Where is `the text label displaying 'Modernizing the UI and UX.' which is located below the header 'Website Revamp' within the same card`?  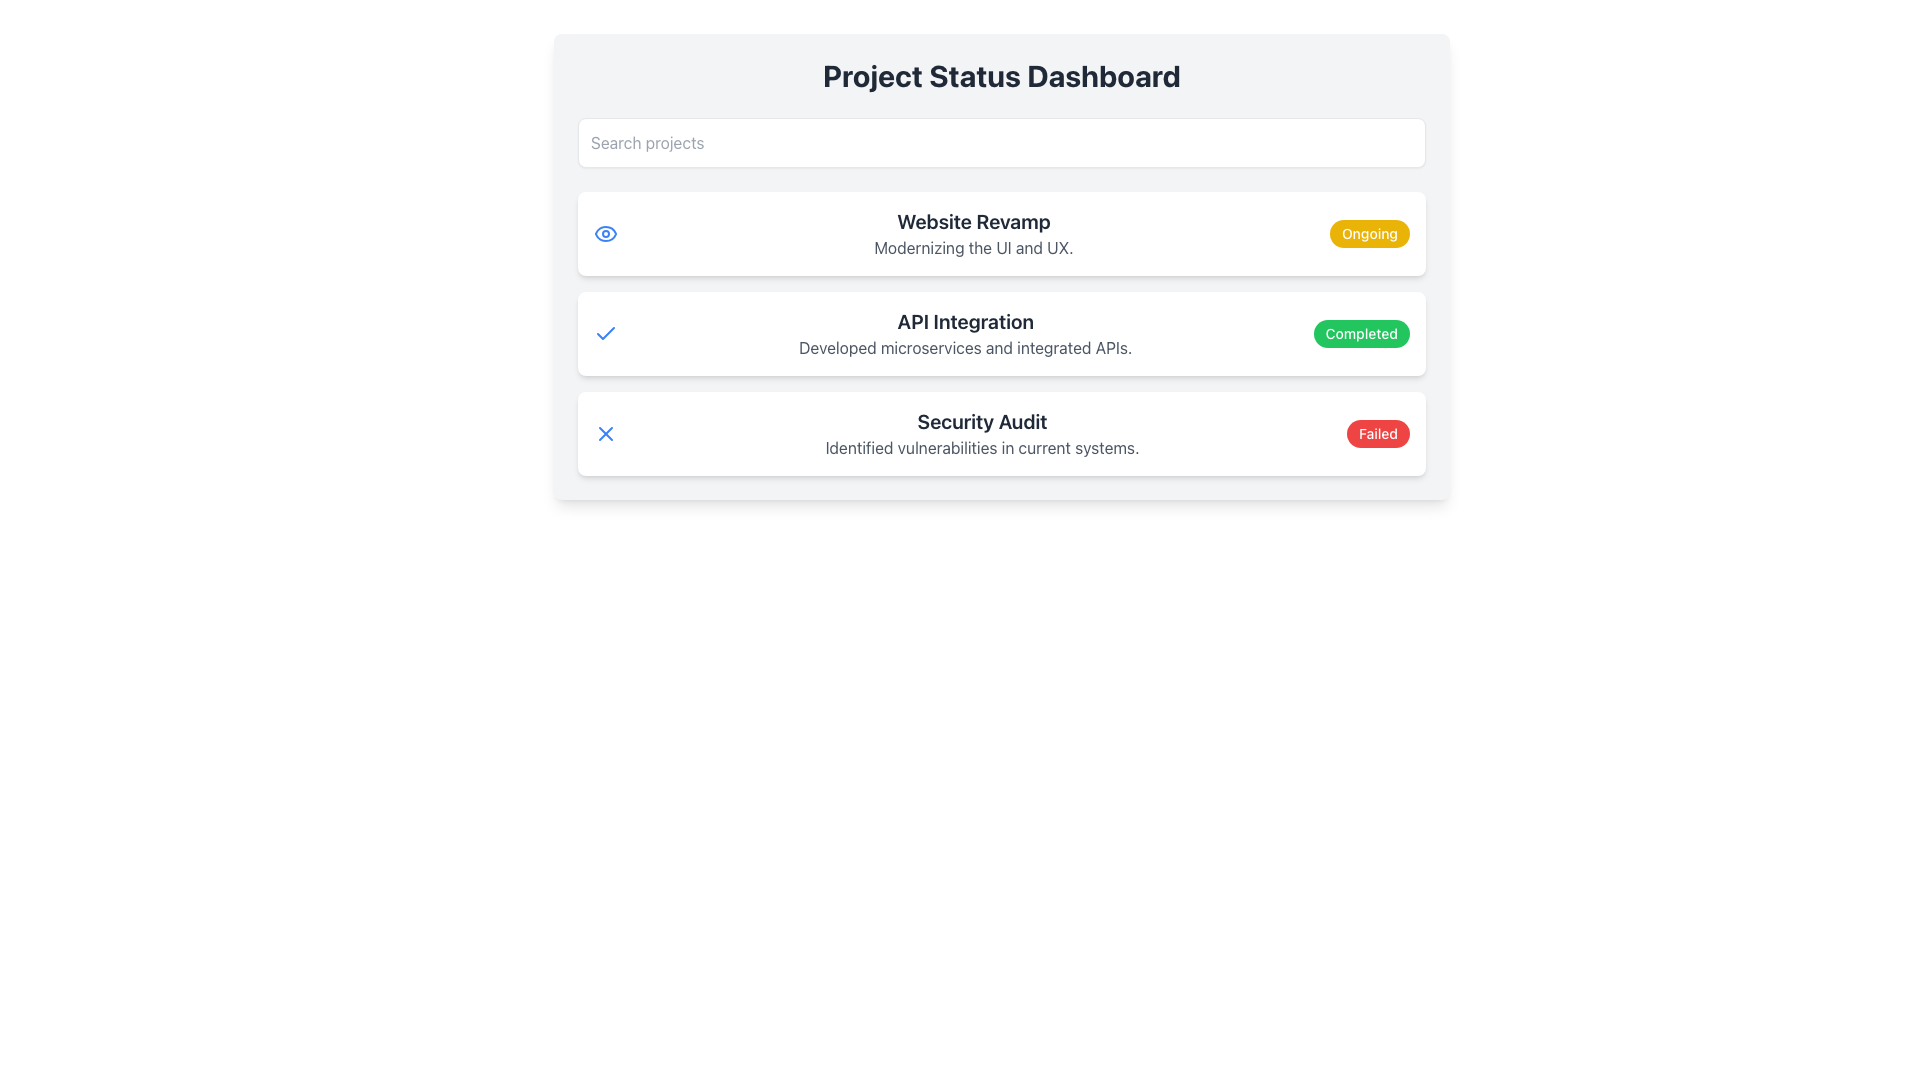
the text label displaying 'Modernizing the UI and UX.' which is located below the header 'Website Revamp' within the same card is located at coordinates (974, 246).